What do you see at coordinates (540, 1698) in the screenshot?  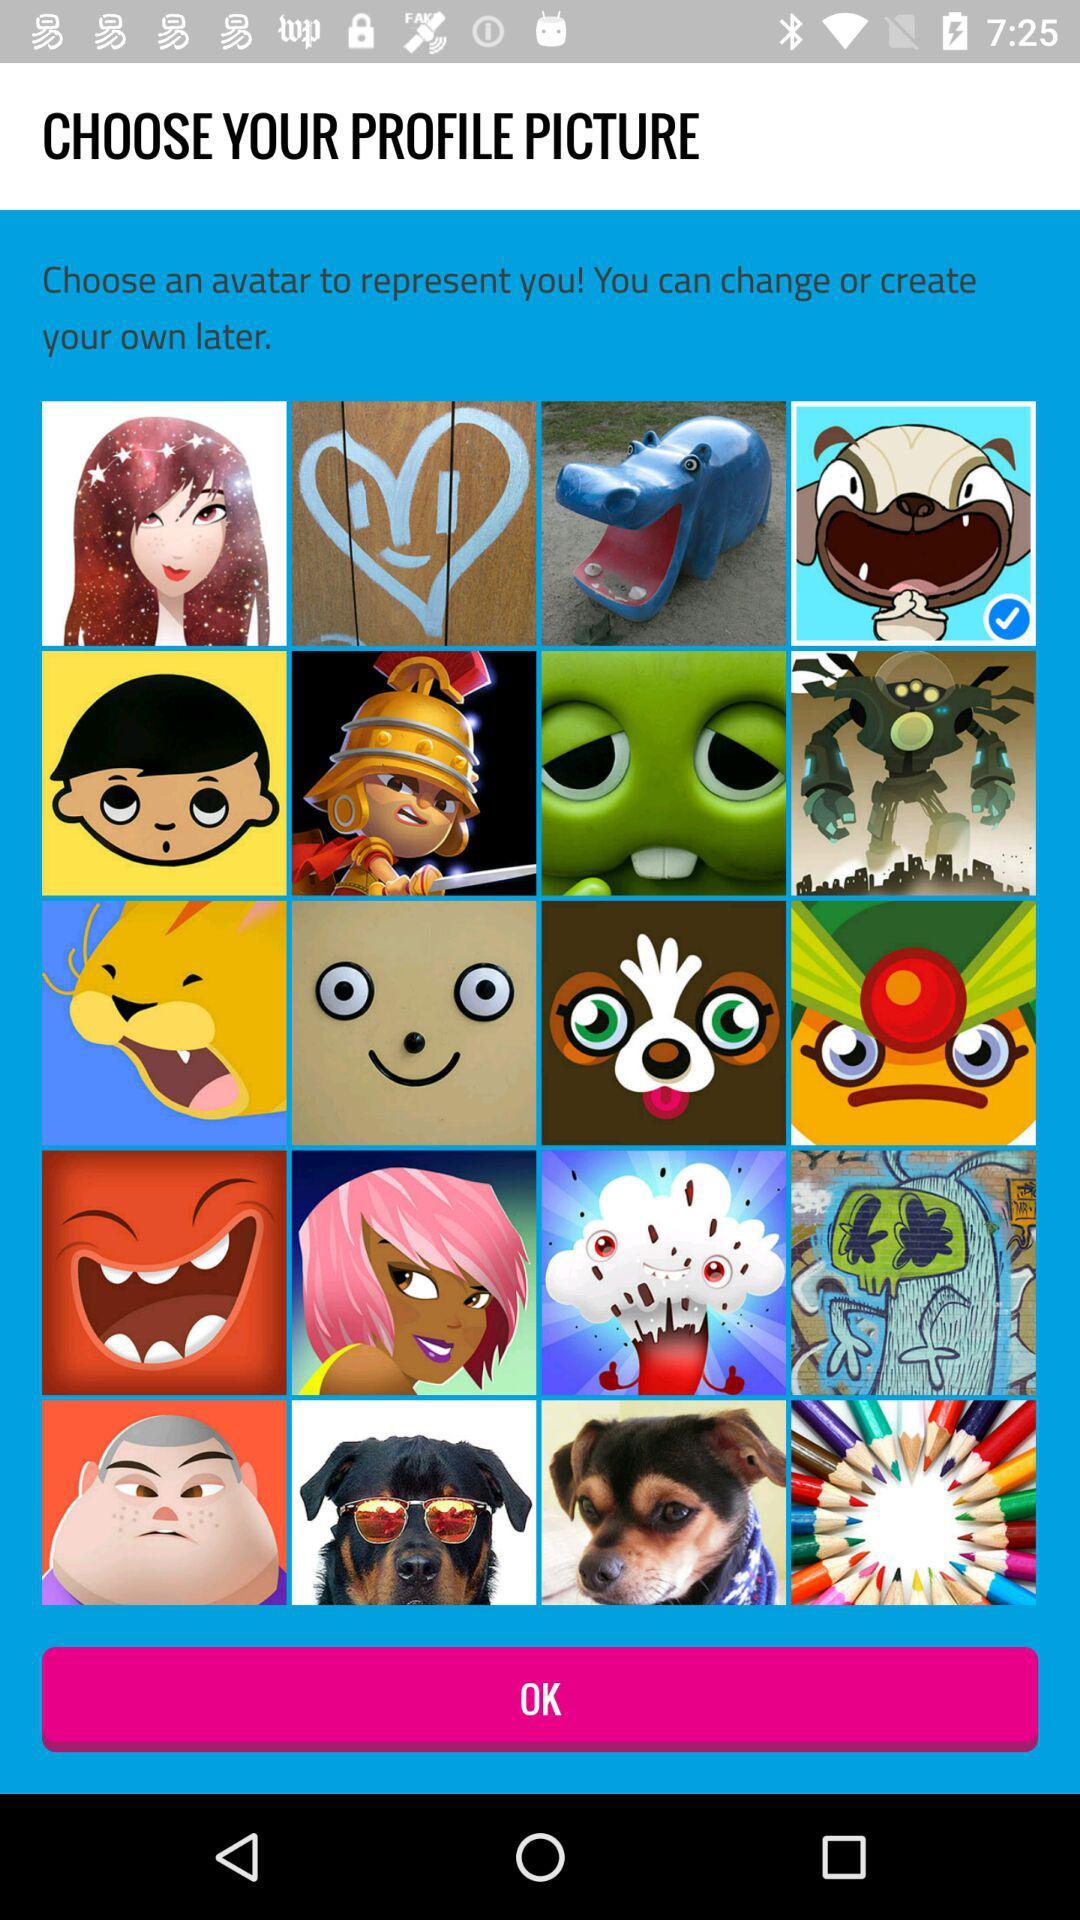 I see `ok item` at bounding box center [540, 1698].